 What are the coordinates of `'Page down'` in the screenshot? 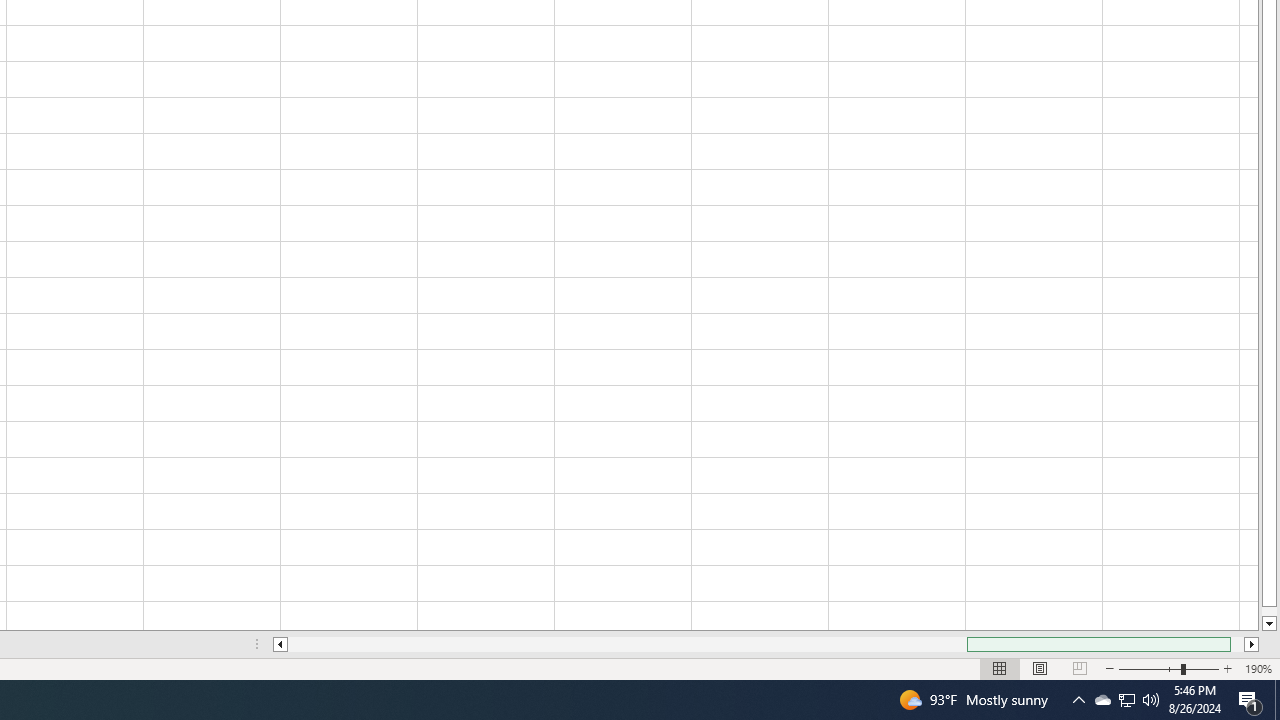 It's located at (1268, 610).